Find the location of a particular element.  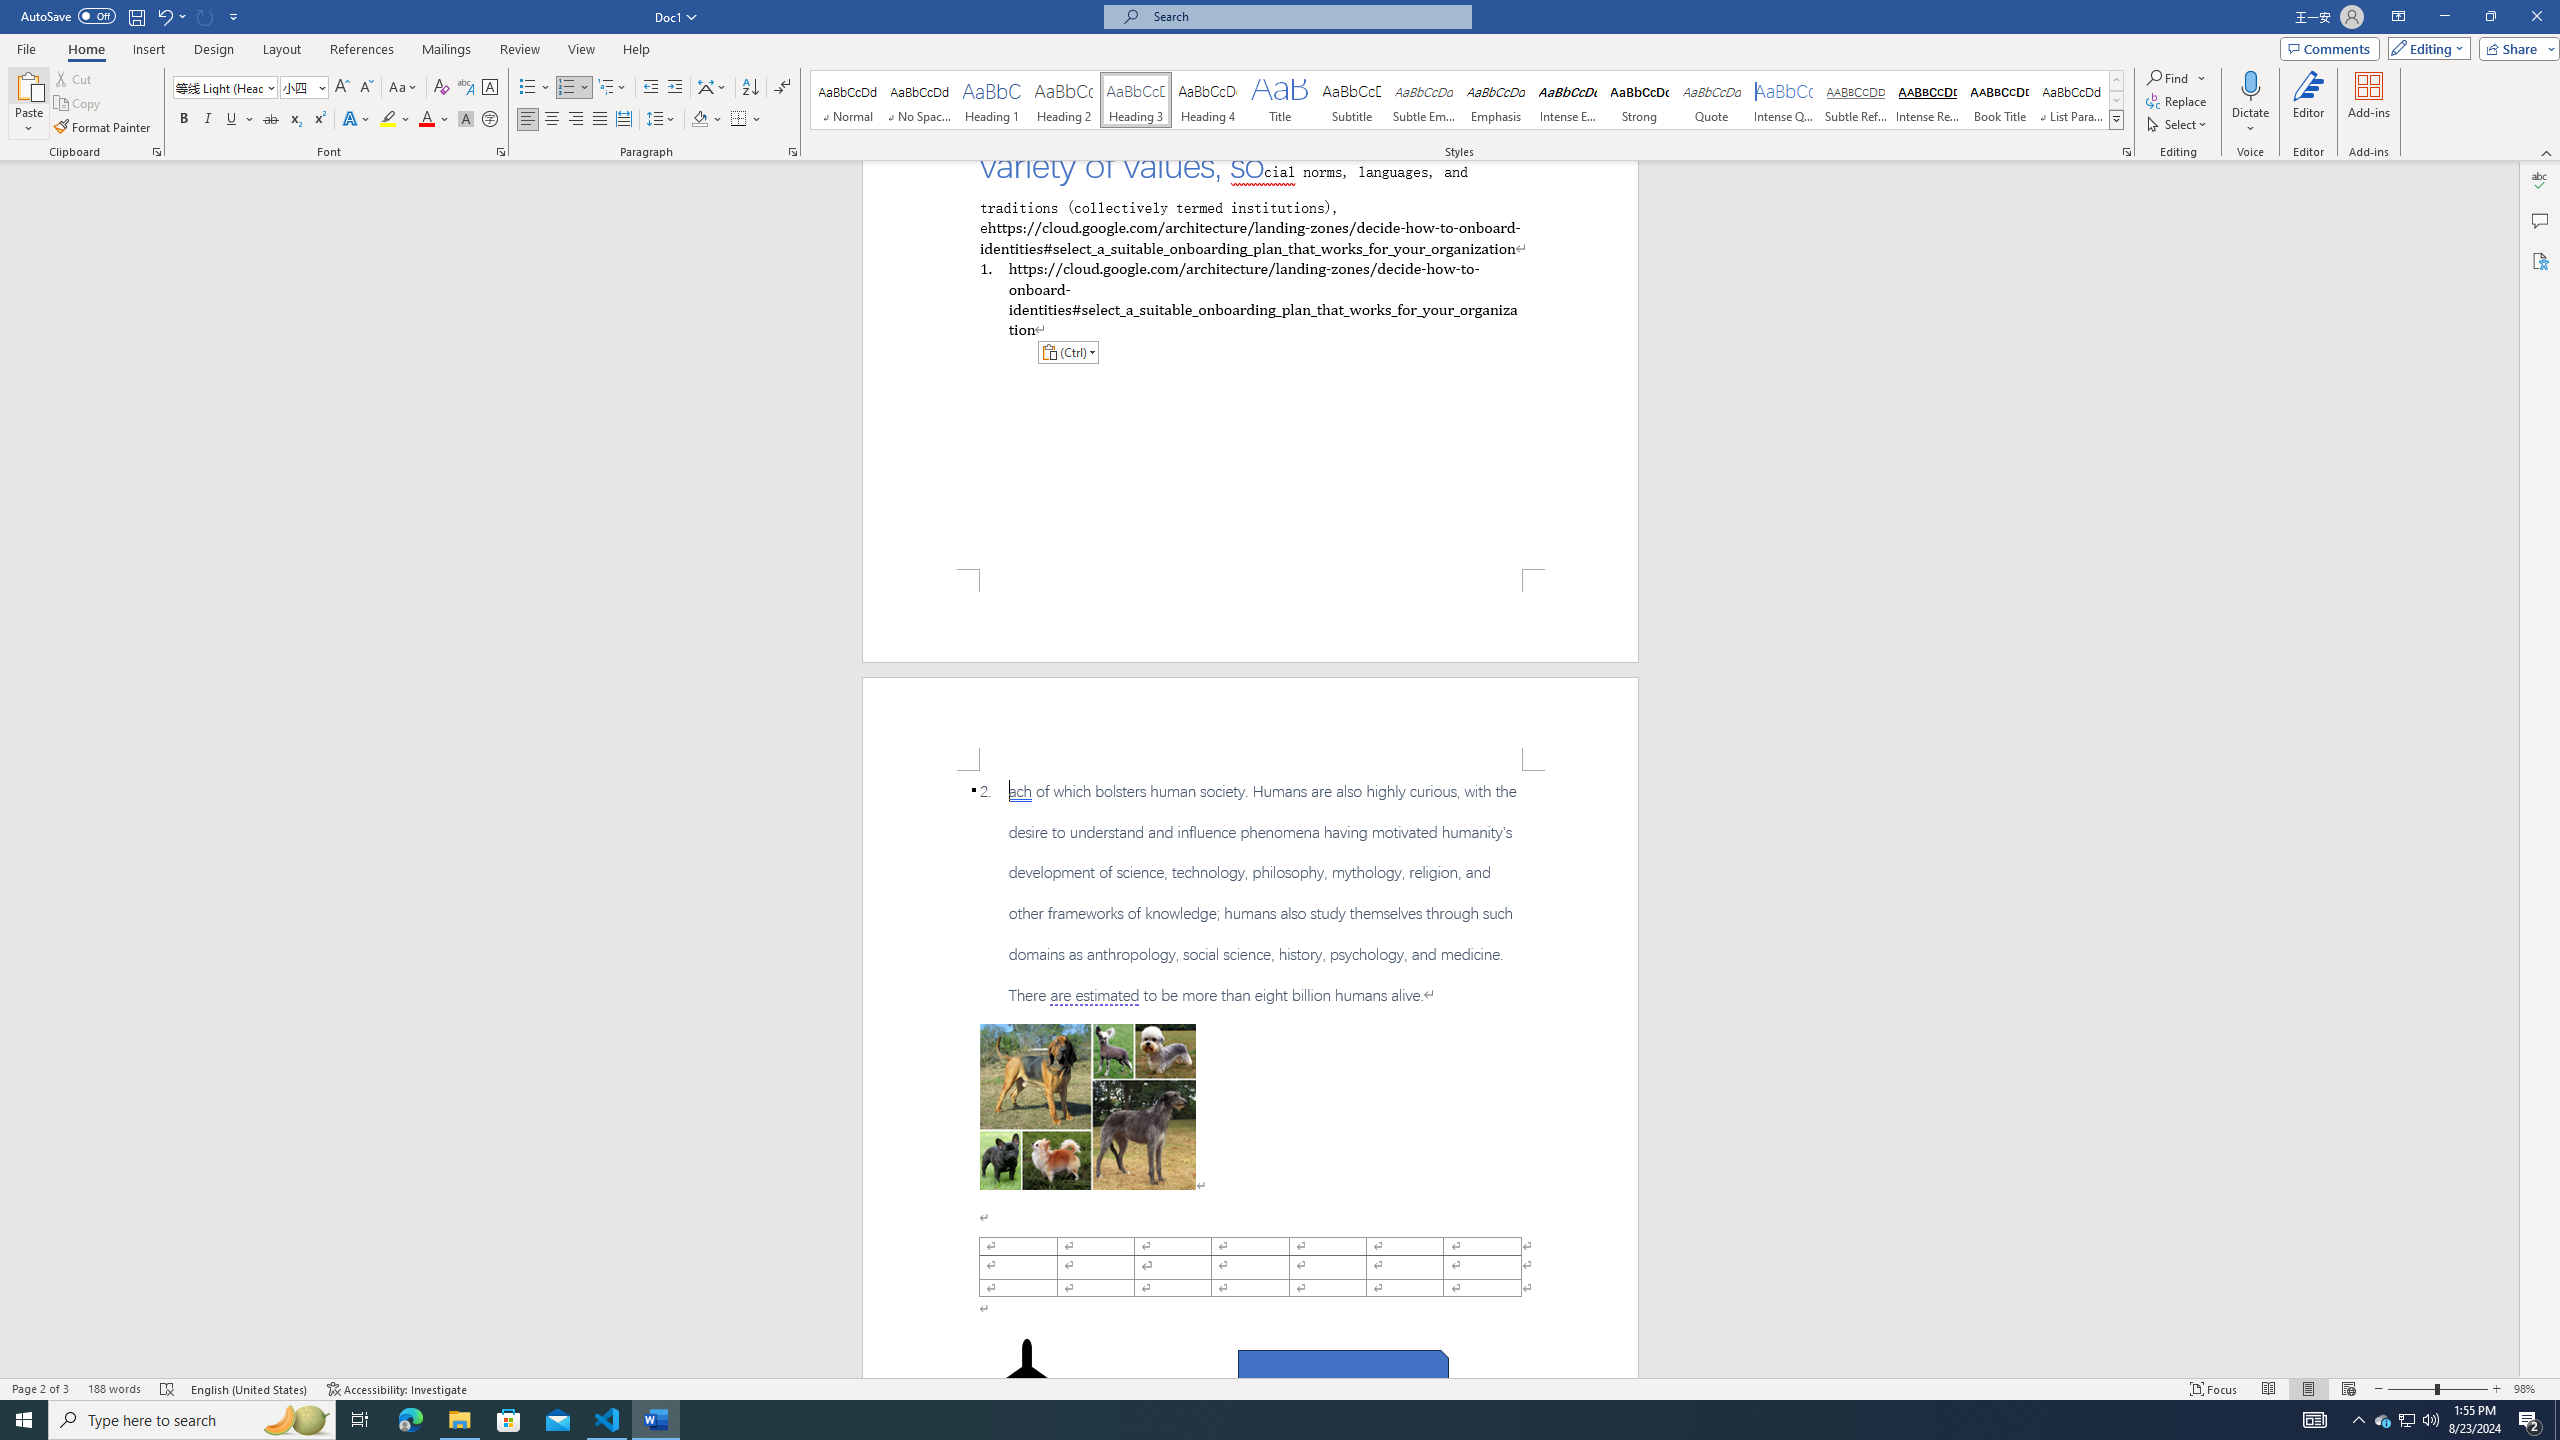

'Page Number Page 2 of 3' is located at coordinates (40, 1389).